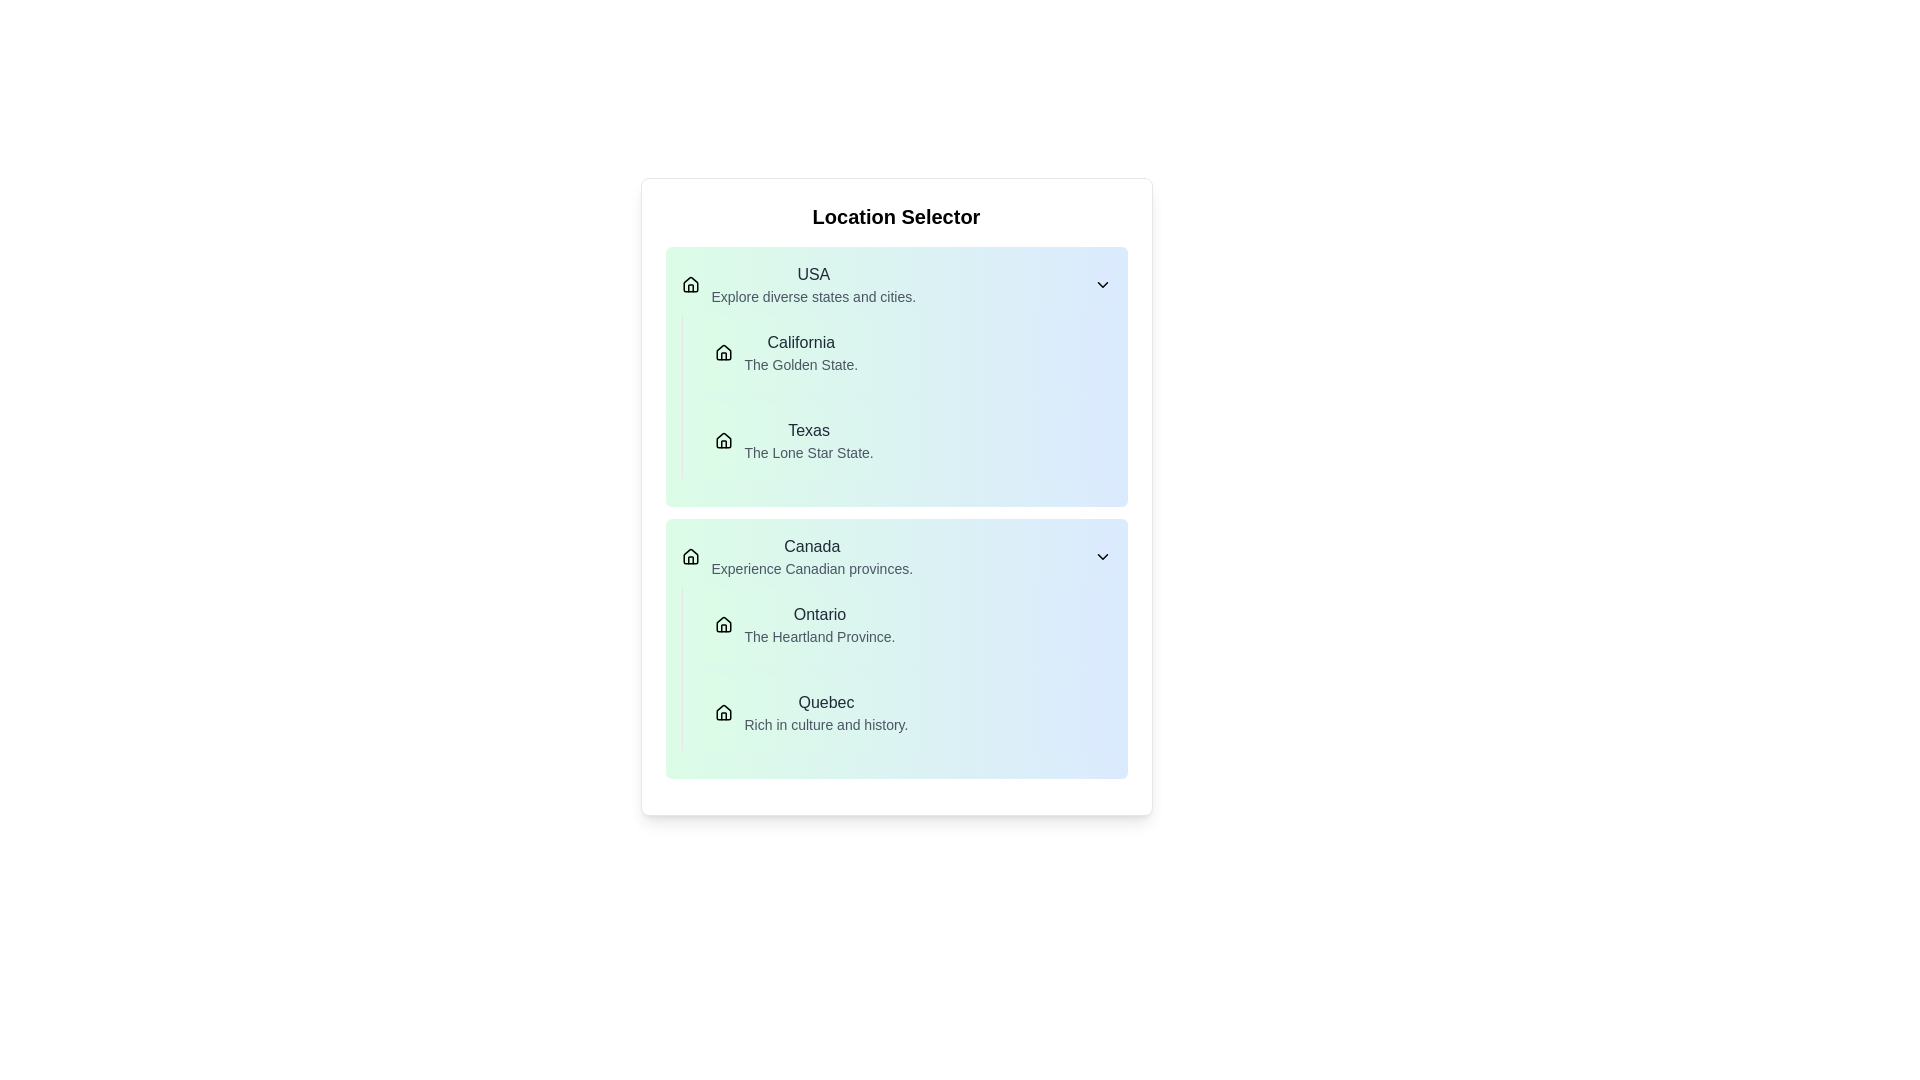  What do you see at coordinates (812, 556) in the screenshot?
I see `the List item with descriptive text that displays 'Canada'` at bounding box center [812, 556].